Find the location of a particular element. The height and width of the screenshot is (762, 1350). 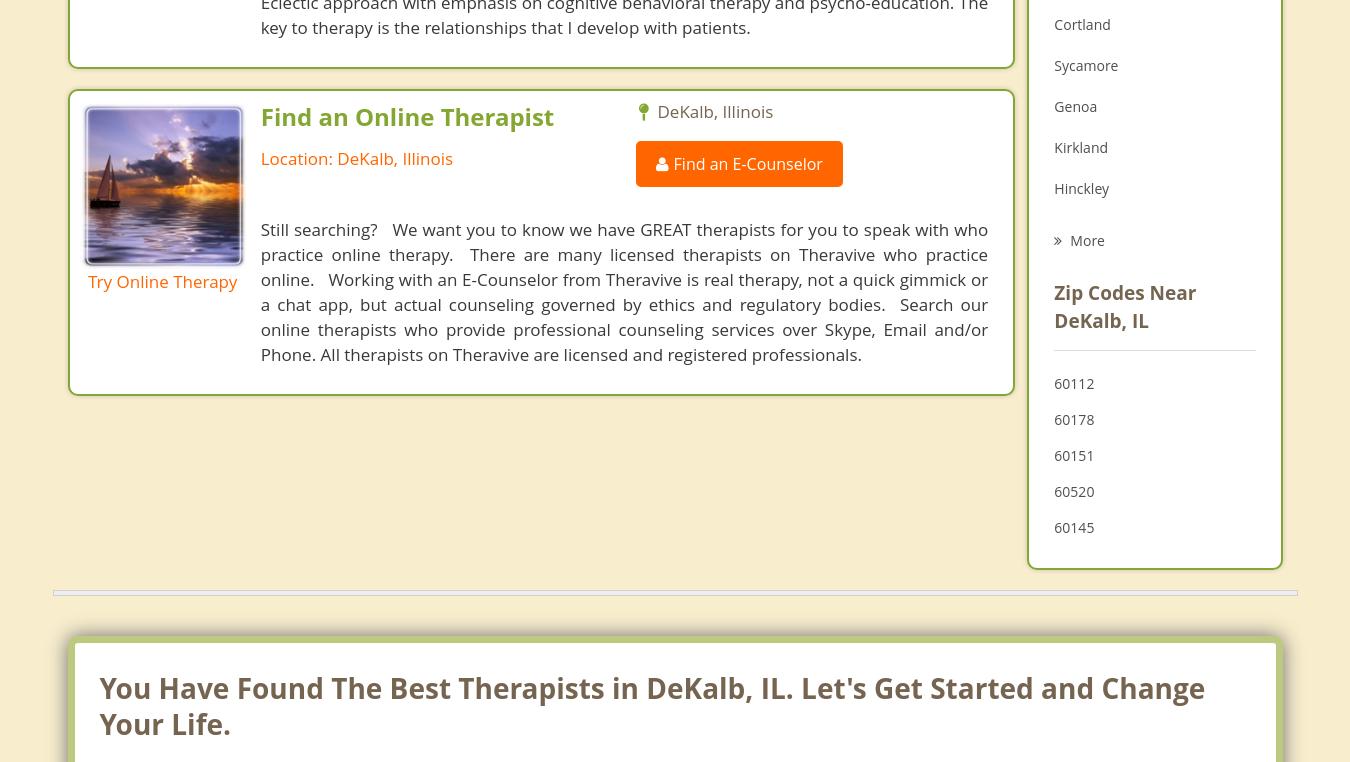

'Family Counseling' is located at coordinates (1112, 116).